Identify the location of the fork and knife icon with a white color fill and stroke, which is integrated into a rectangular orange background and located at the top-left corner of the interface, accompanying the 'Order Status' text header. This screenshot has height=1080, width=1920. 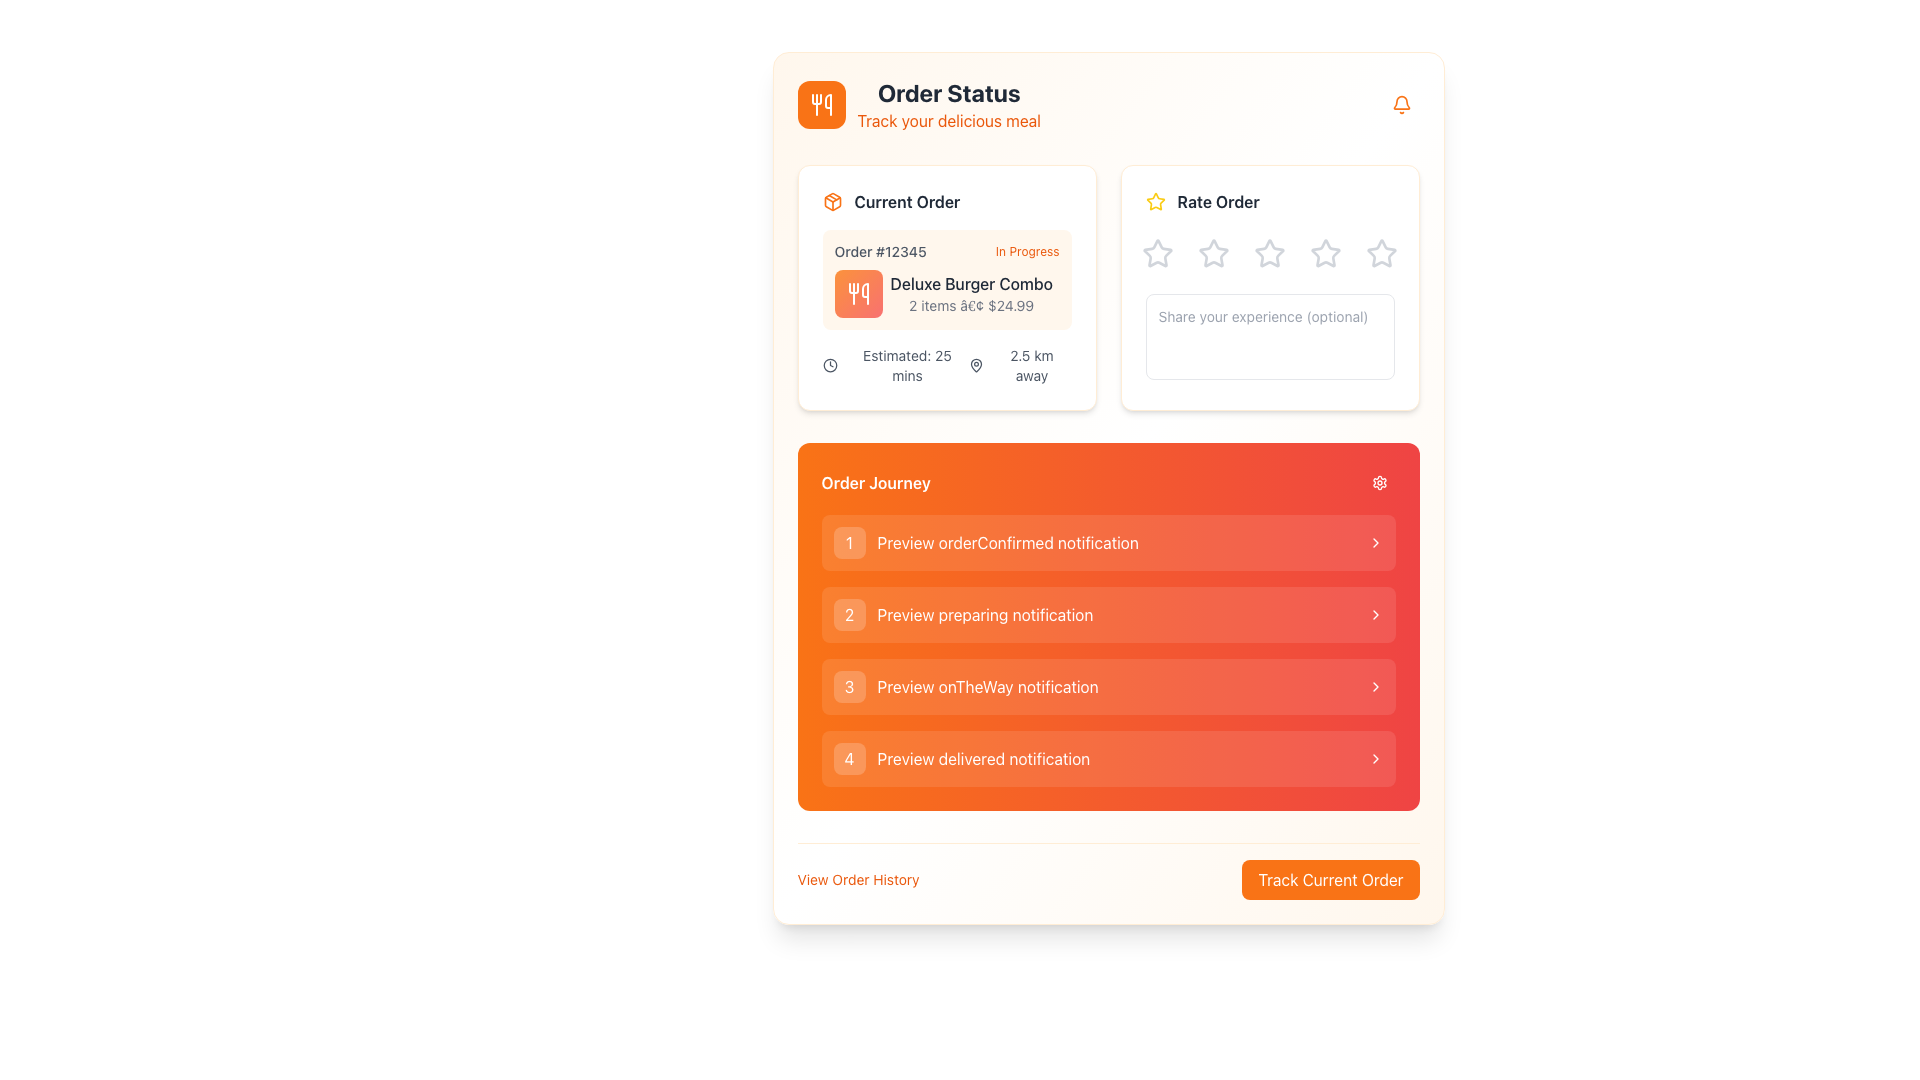
(816, 99).